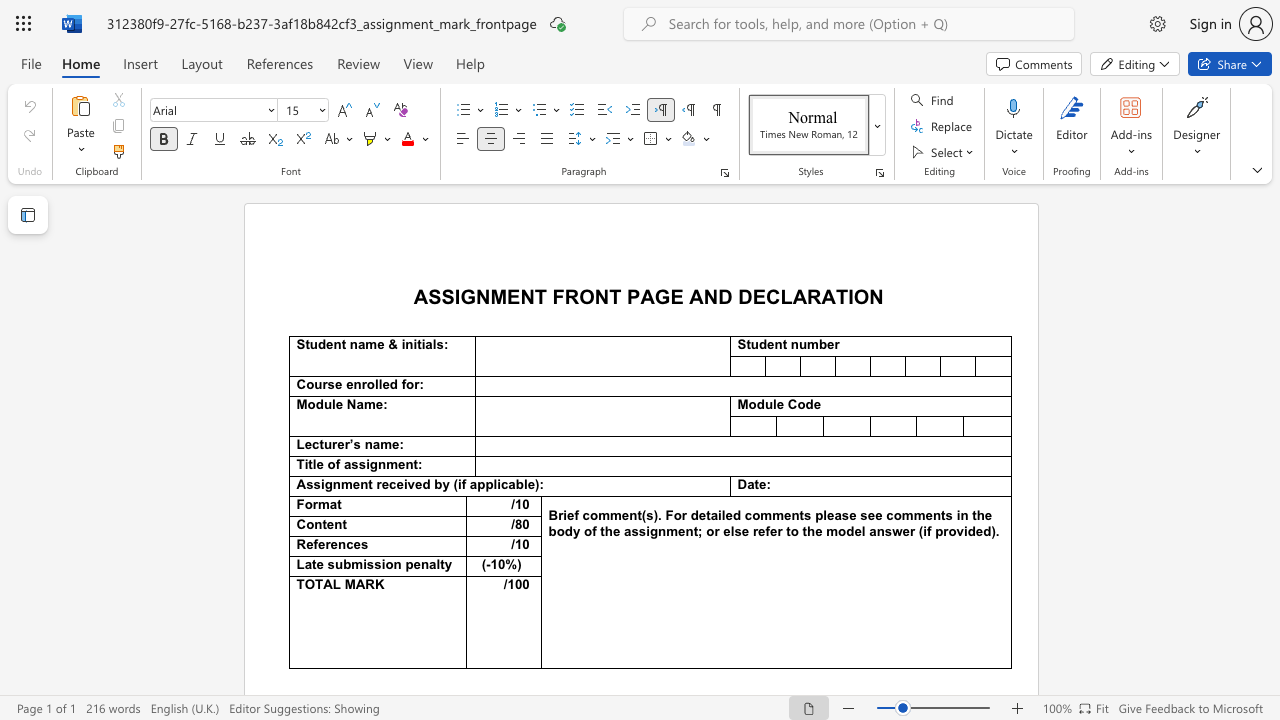 This screenshot has width=1280, height=720. I want to click on the subset text "ion" within the text "Late submission penalty", so click(381, 564).